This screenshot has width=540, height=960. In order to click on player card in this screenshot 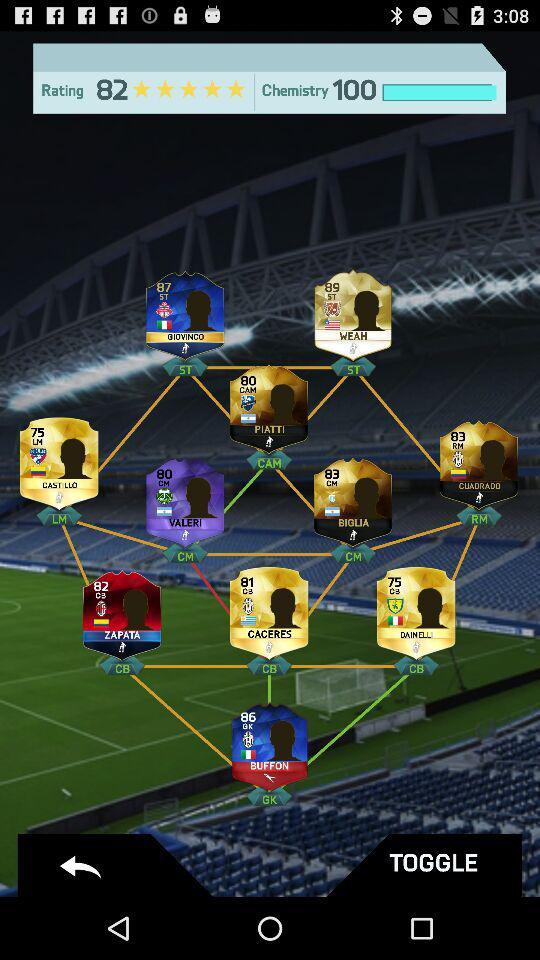, I will do `click(185, 311)`.